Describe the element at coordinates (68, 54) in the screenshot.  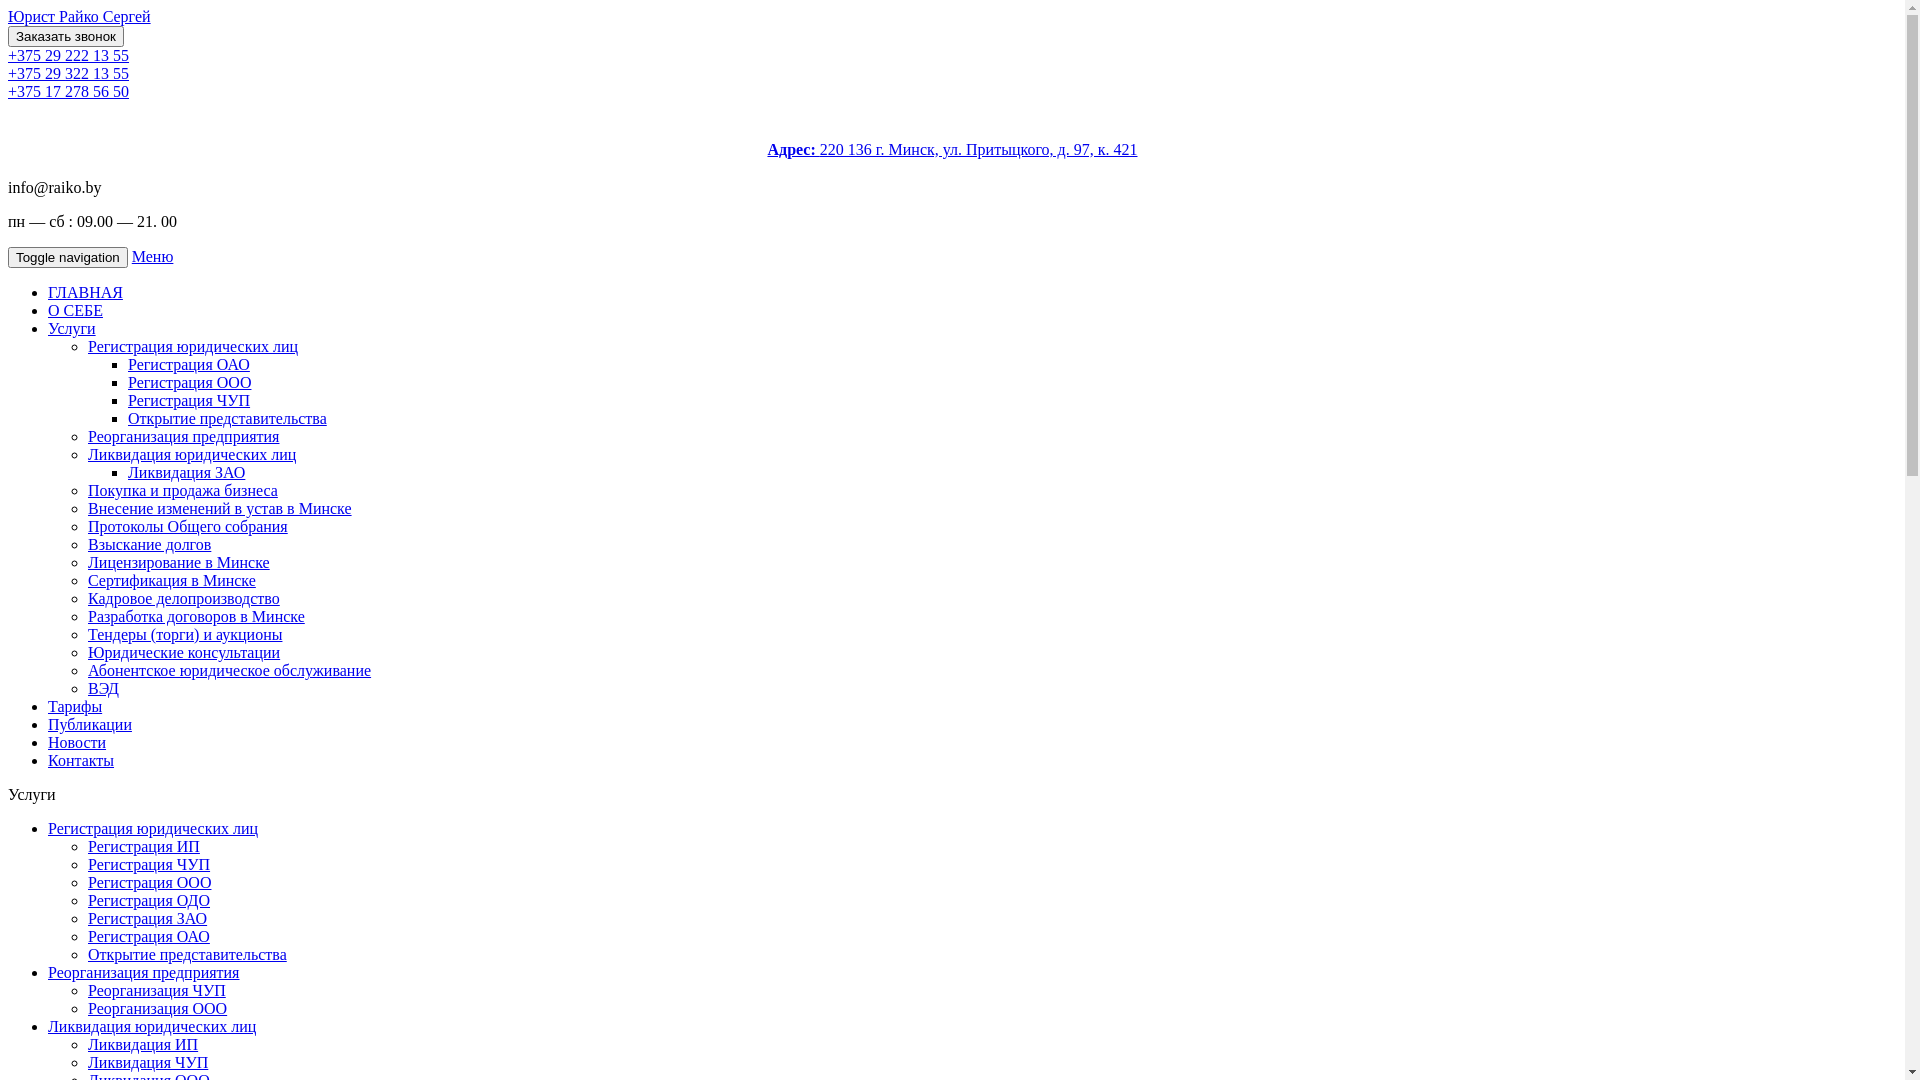
I see `'+375 29 222 13 55'` at that location.